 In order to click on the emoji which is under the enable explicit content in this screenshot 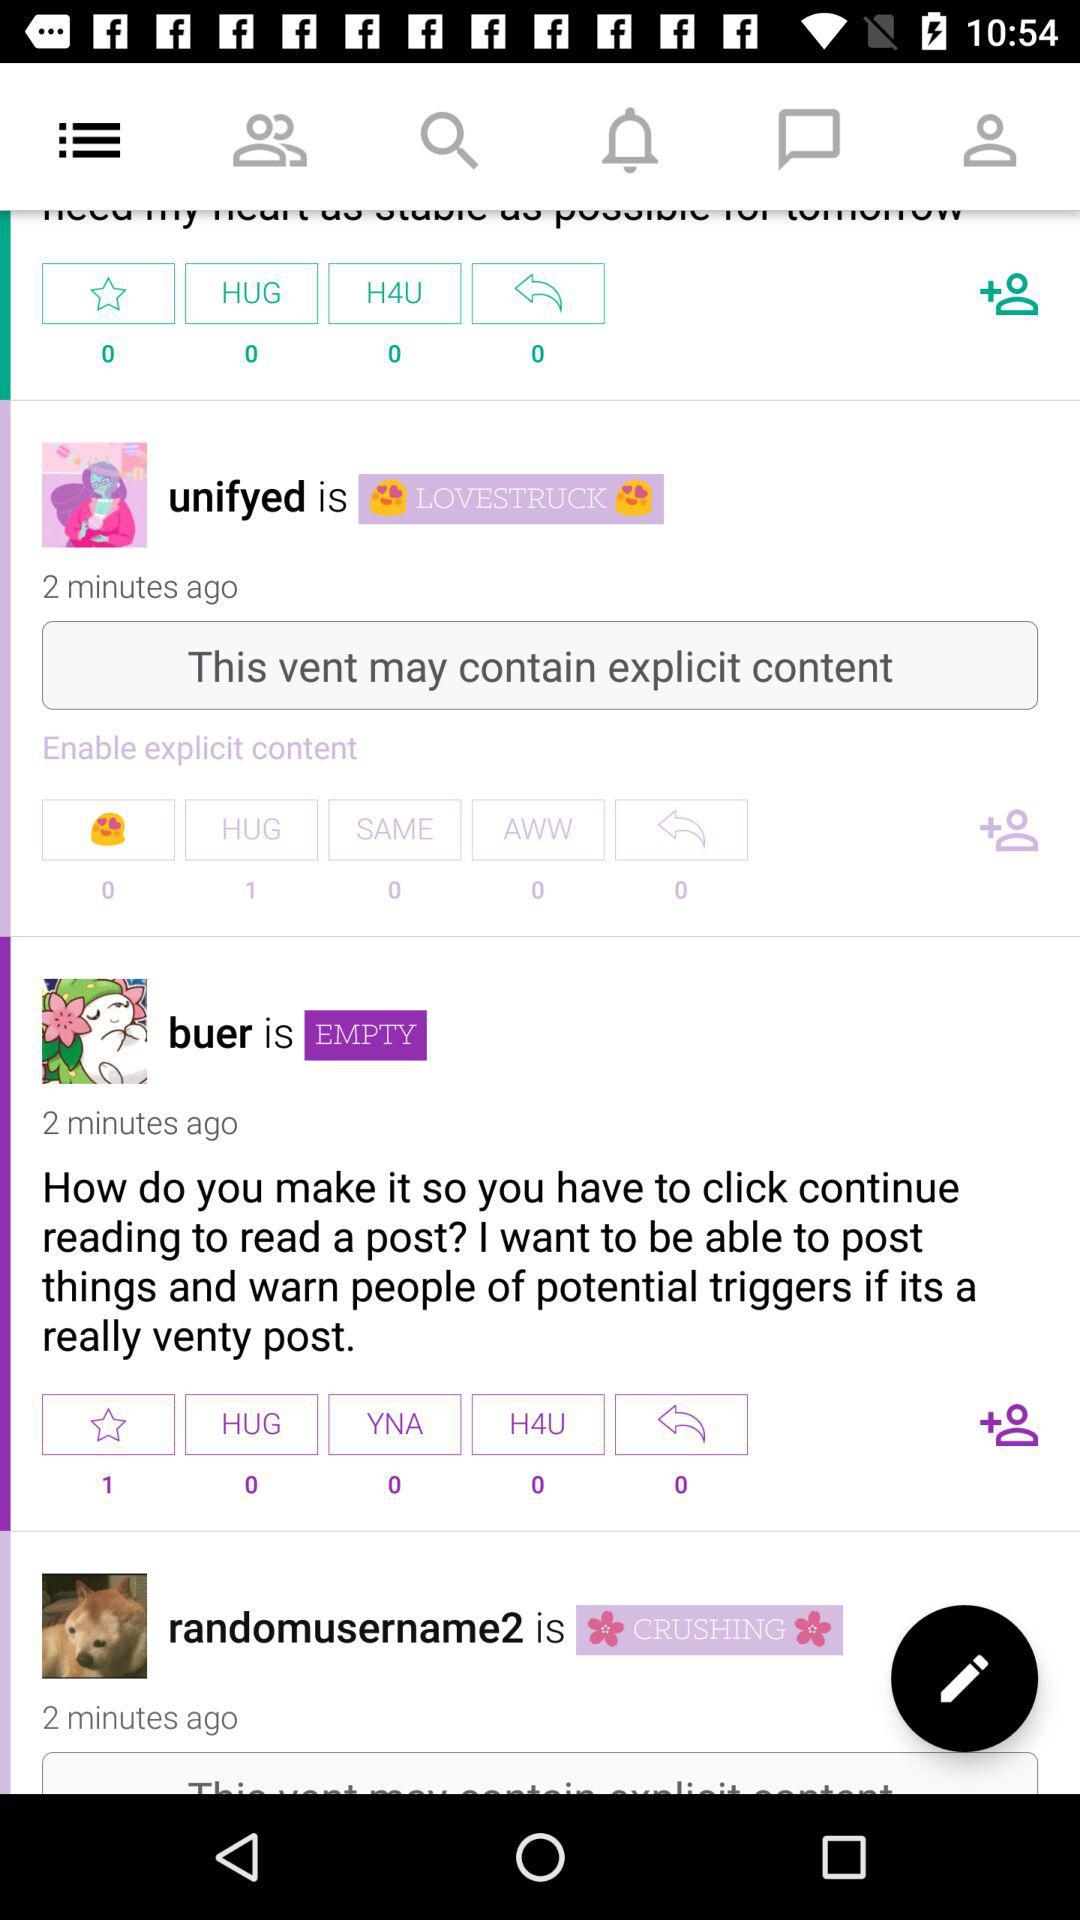, I will do `click(108, 830)`.